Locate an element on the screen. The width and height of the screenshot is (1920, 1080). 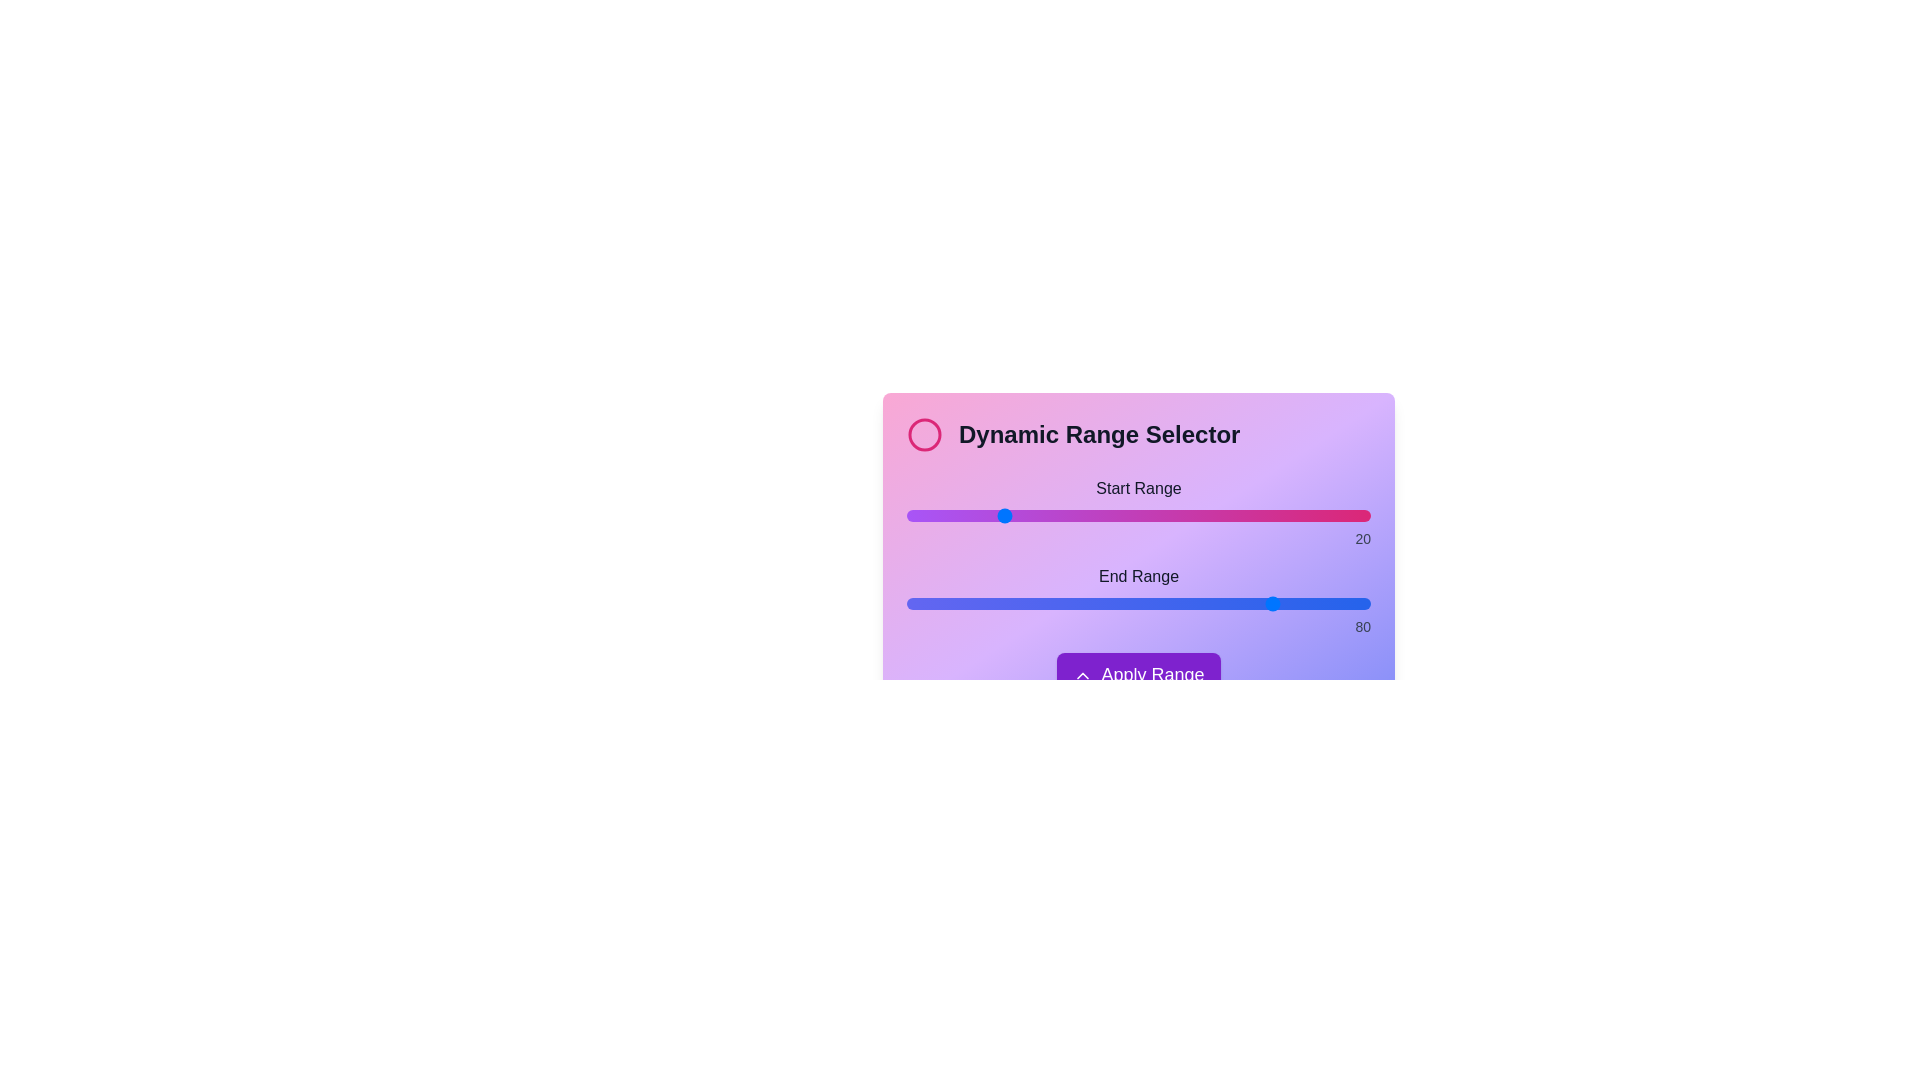
the start range slider to 6 by dragging the slider to the desired position is located at coordinates (933, 515).